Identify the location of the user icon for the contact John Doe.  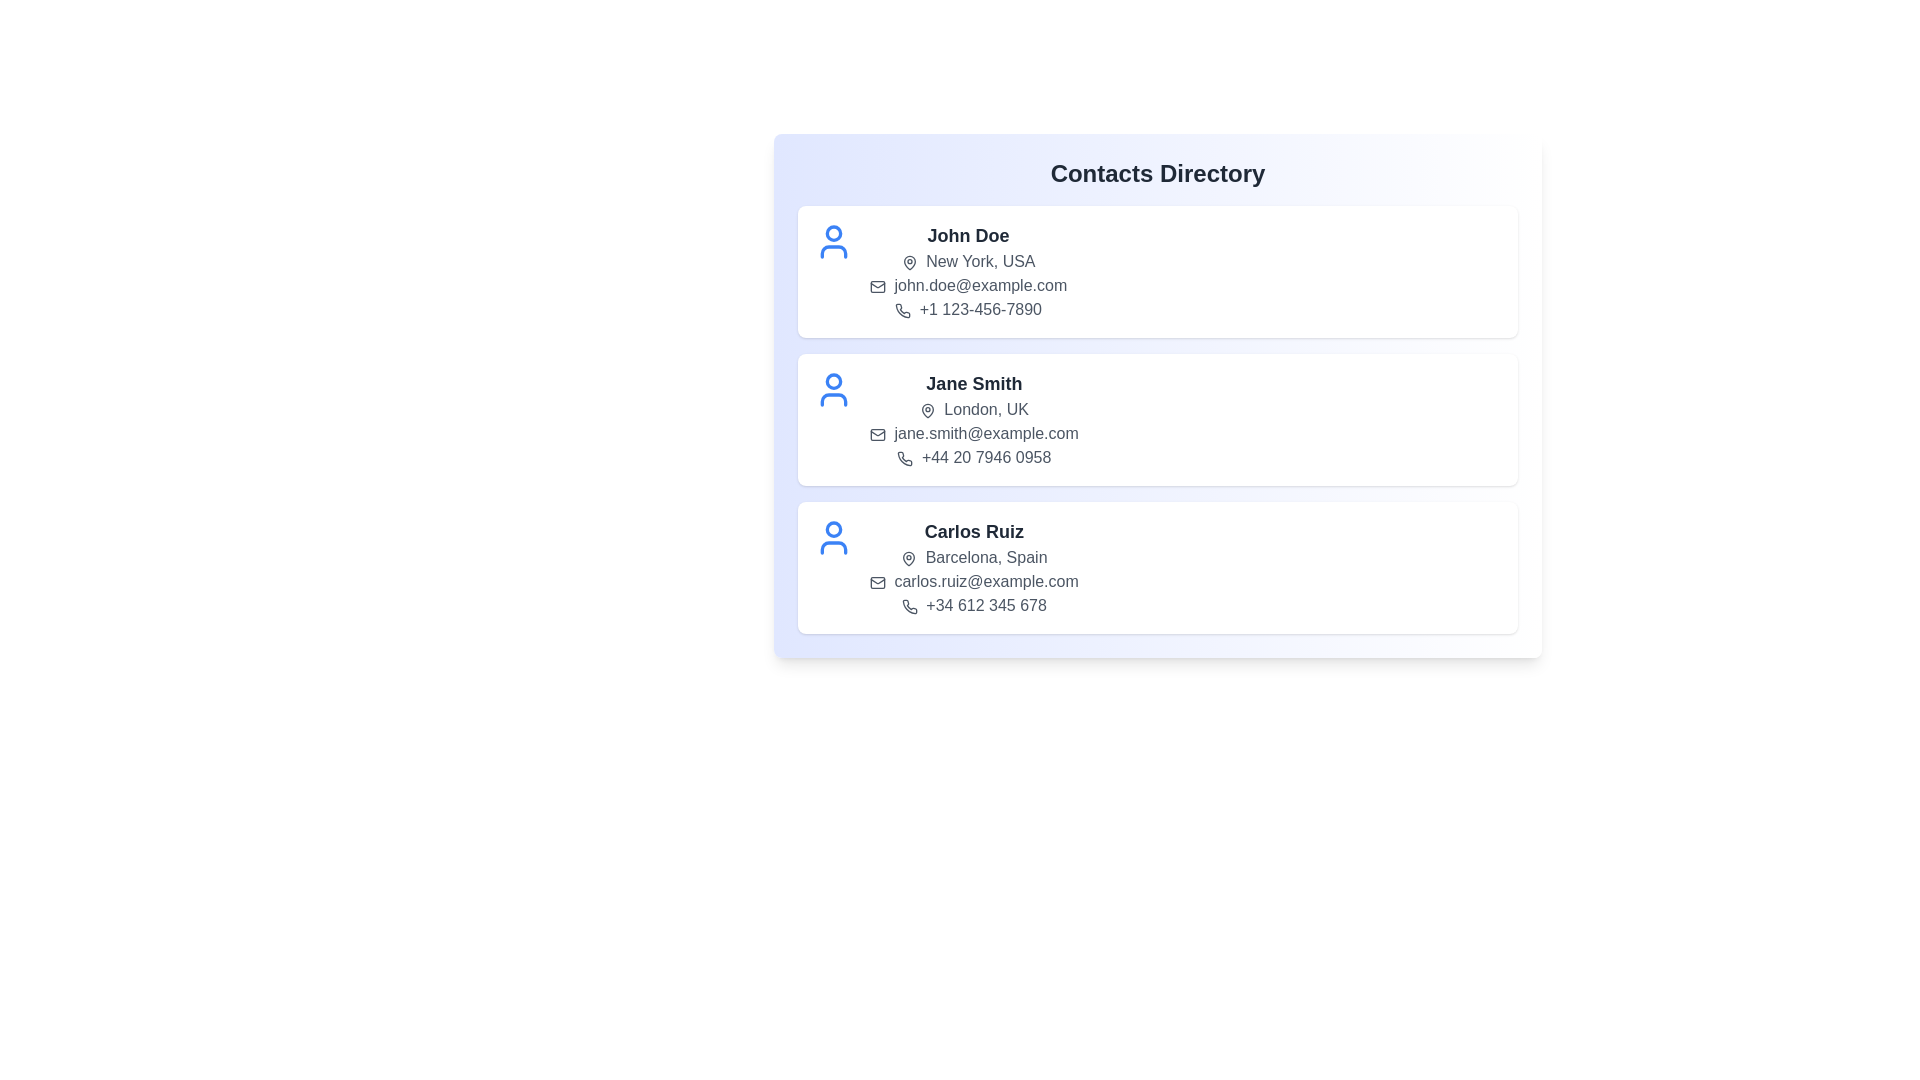
(834, 241).